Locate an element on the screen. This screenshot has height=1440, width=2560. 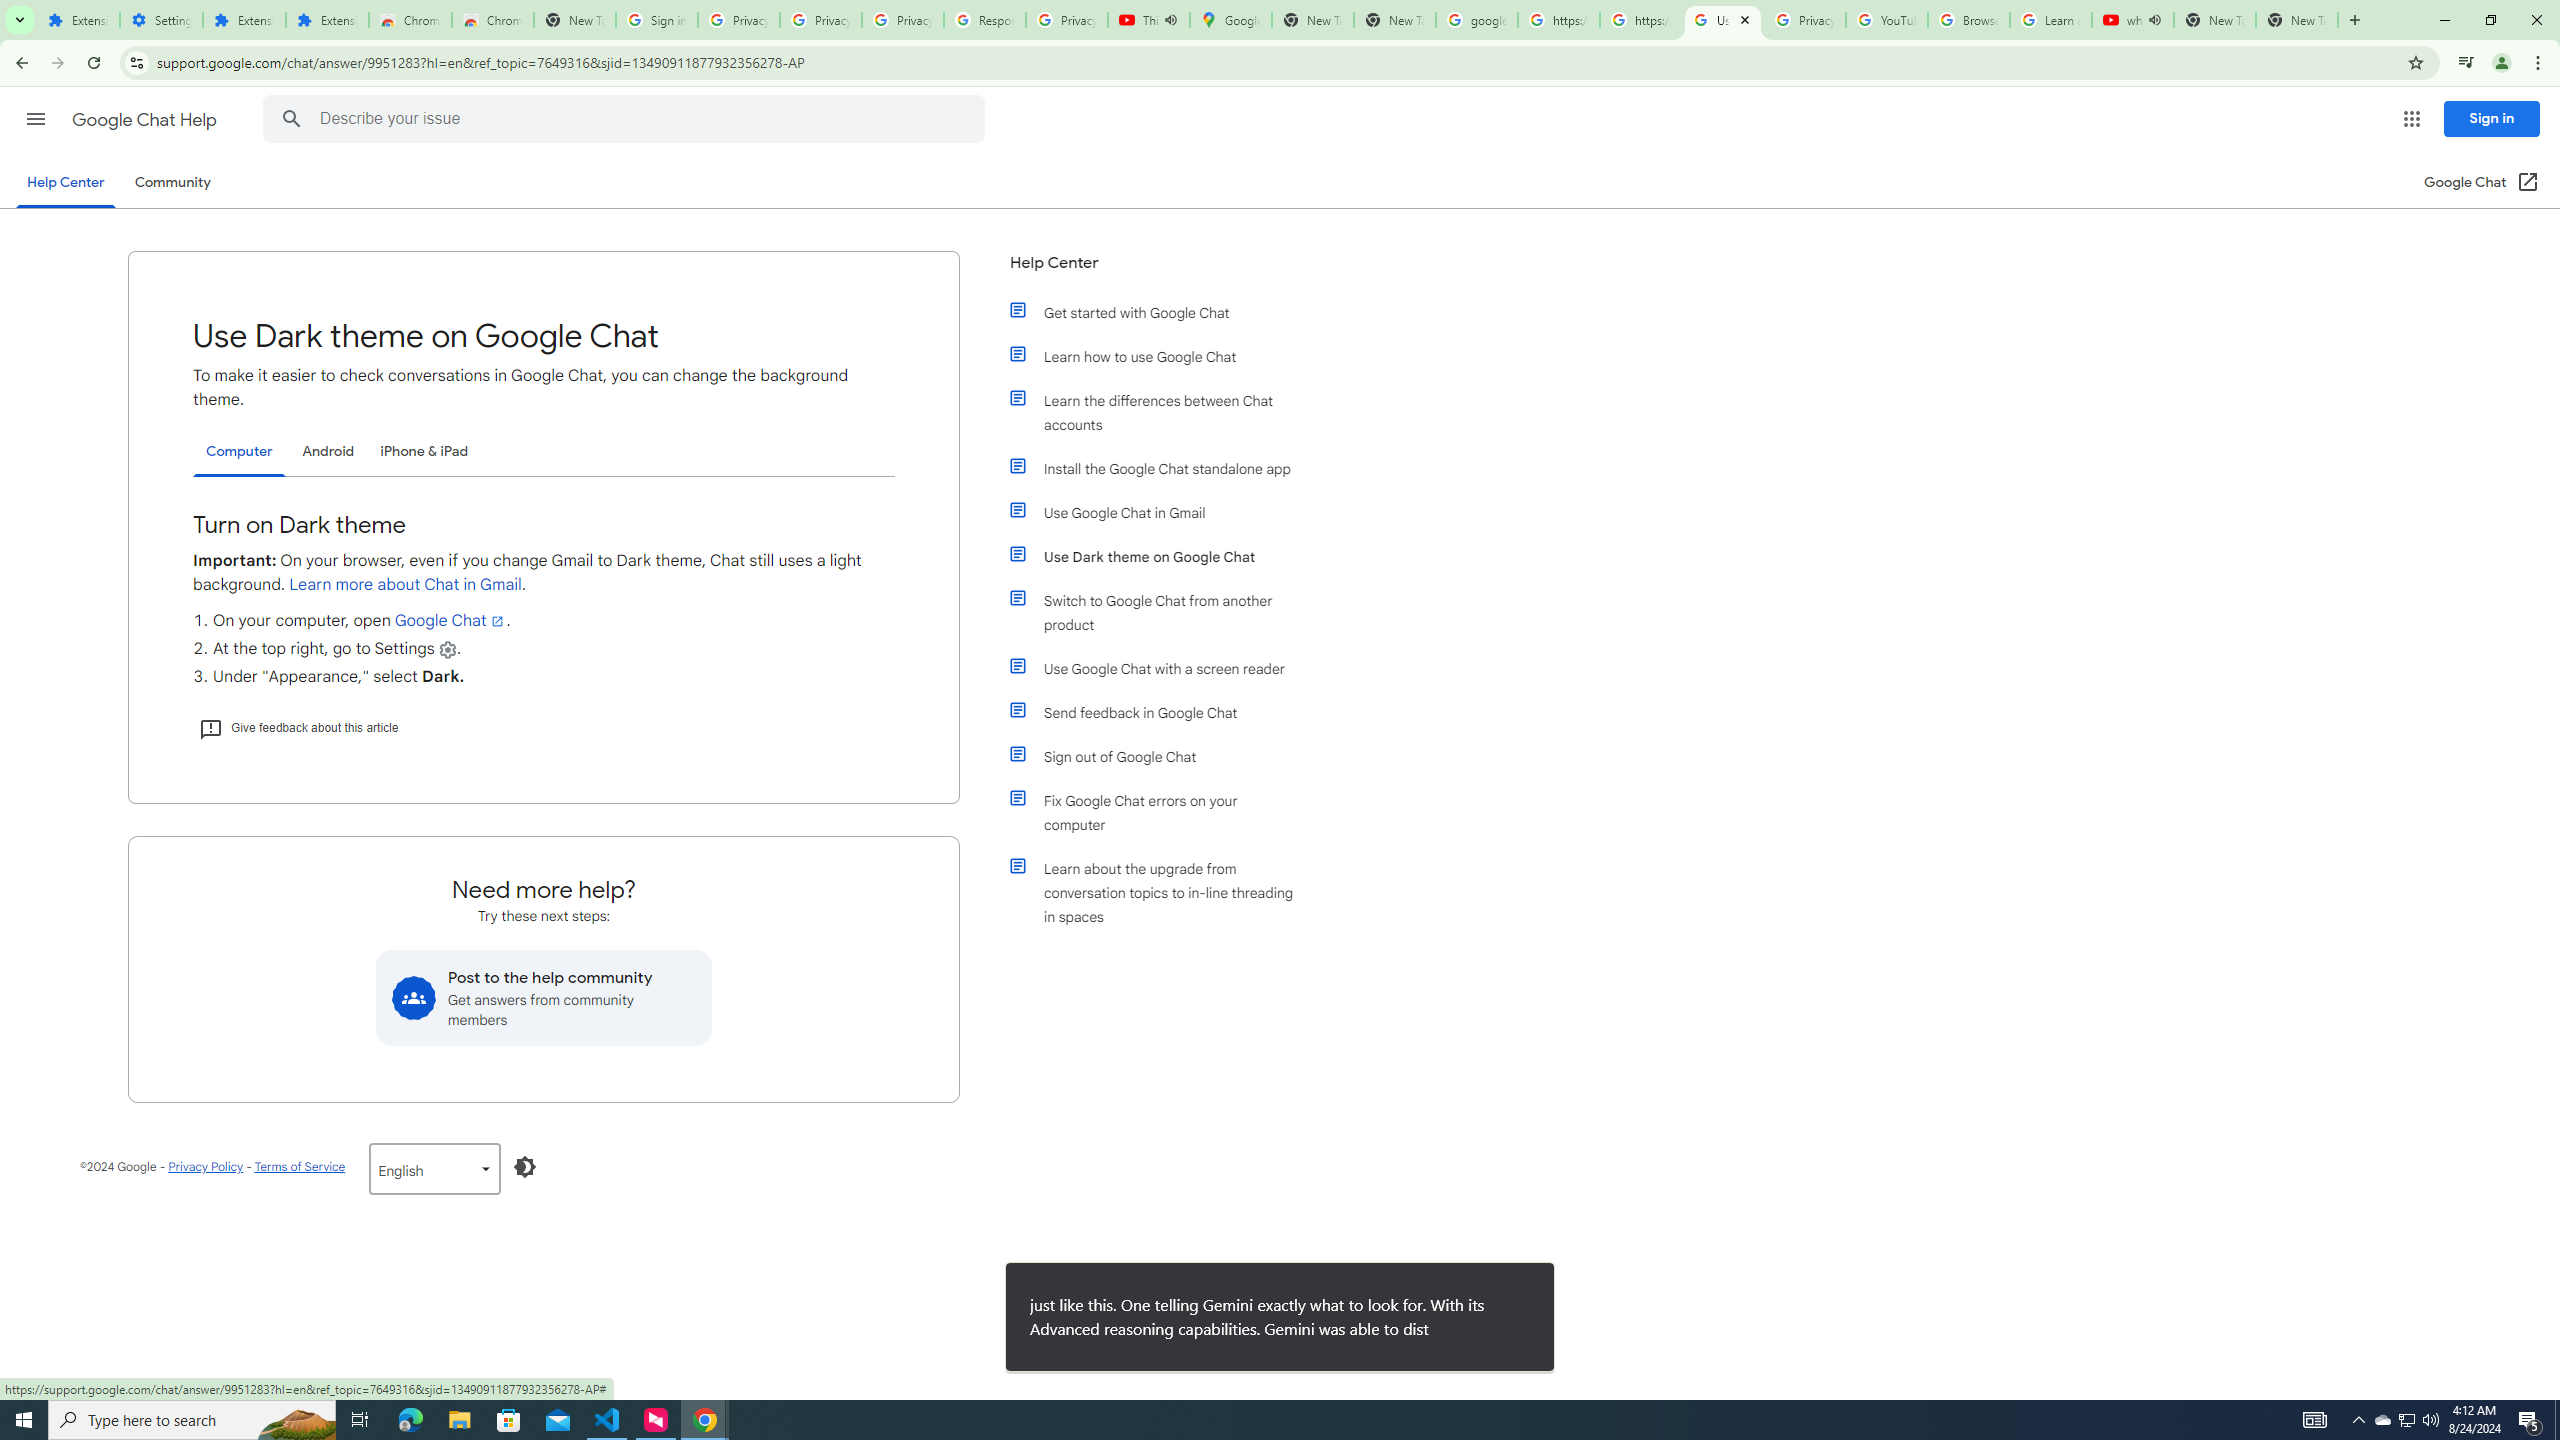
'Google Chat (Open in a new window)' is located at coordinates (2479, 181).